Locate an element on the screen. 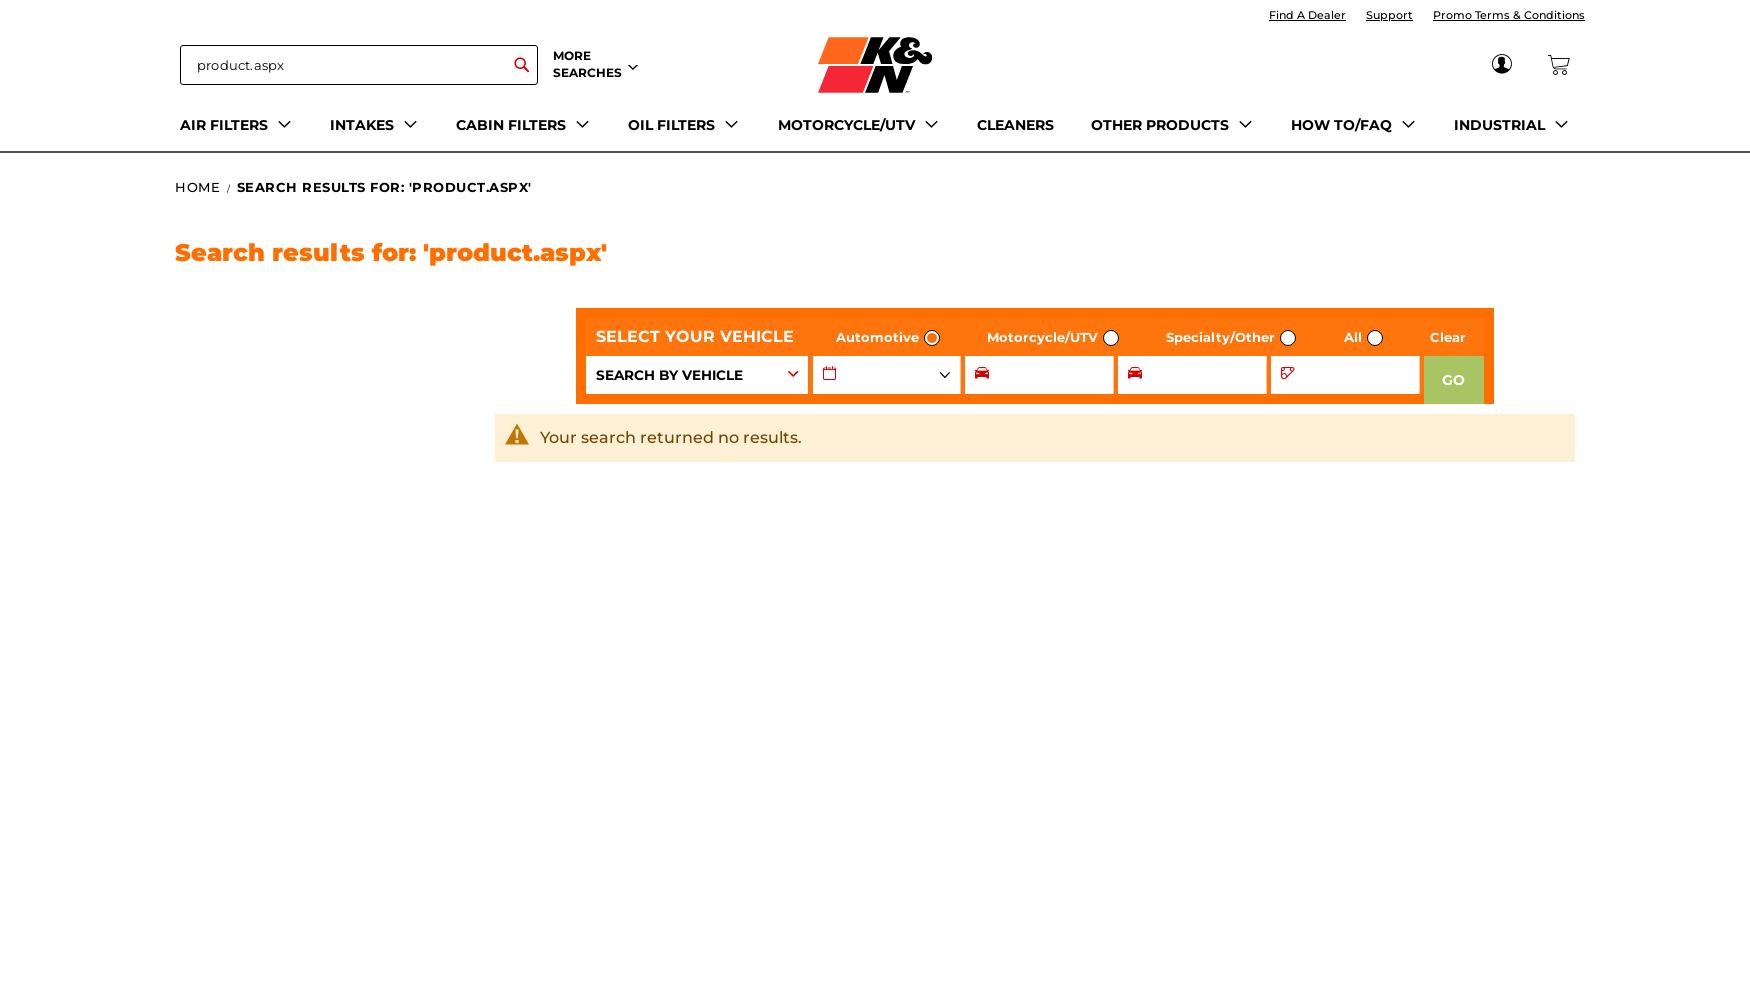 This screenshot has height=1000, width=1750. 'CLEANERS' is located at coordinates (1013, 123).